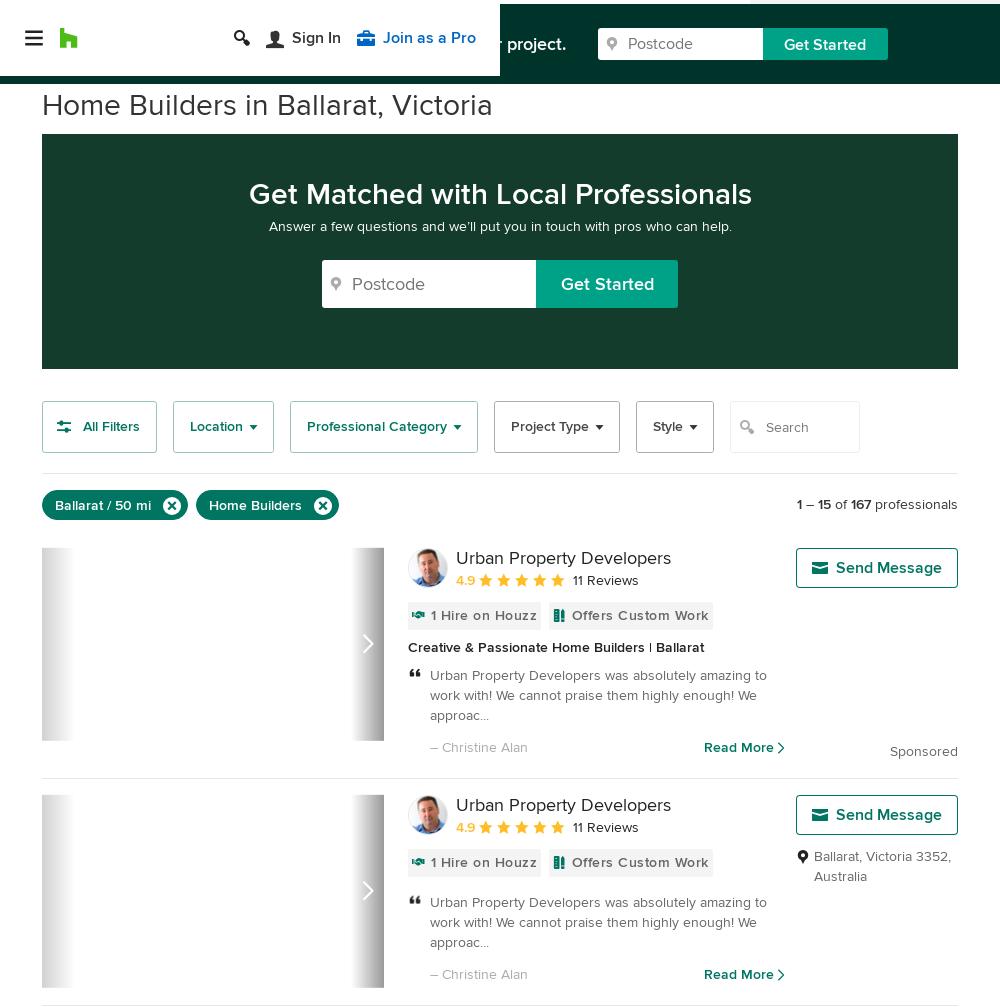 This screenshot has width=1000, height=1007. What do you see at coordinates (797, 504) in the screenshot?
I see `'1'` at bounding box center [797, 504].